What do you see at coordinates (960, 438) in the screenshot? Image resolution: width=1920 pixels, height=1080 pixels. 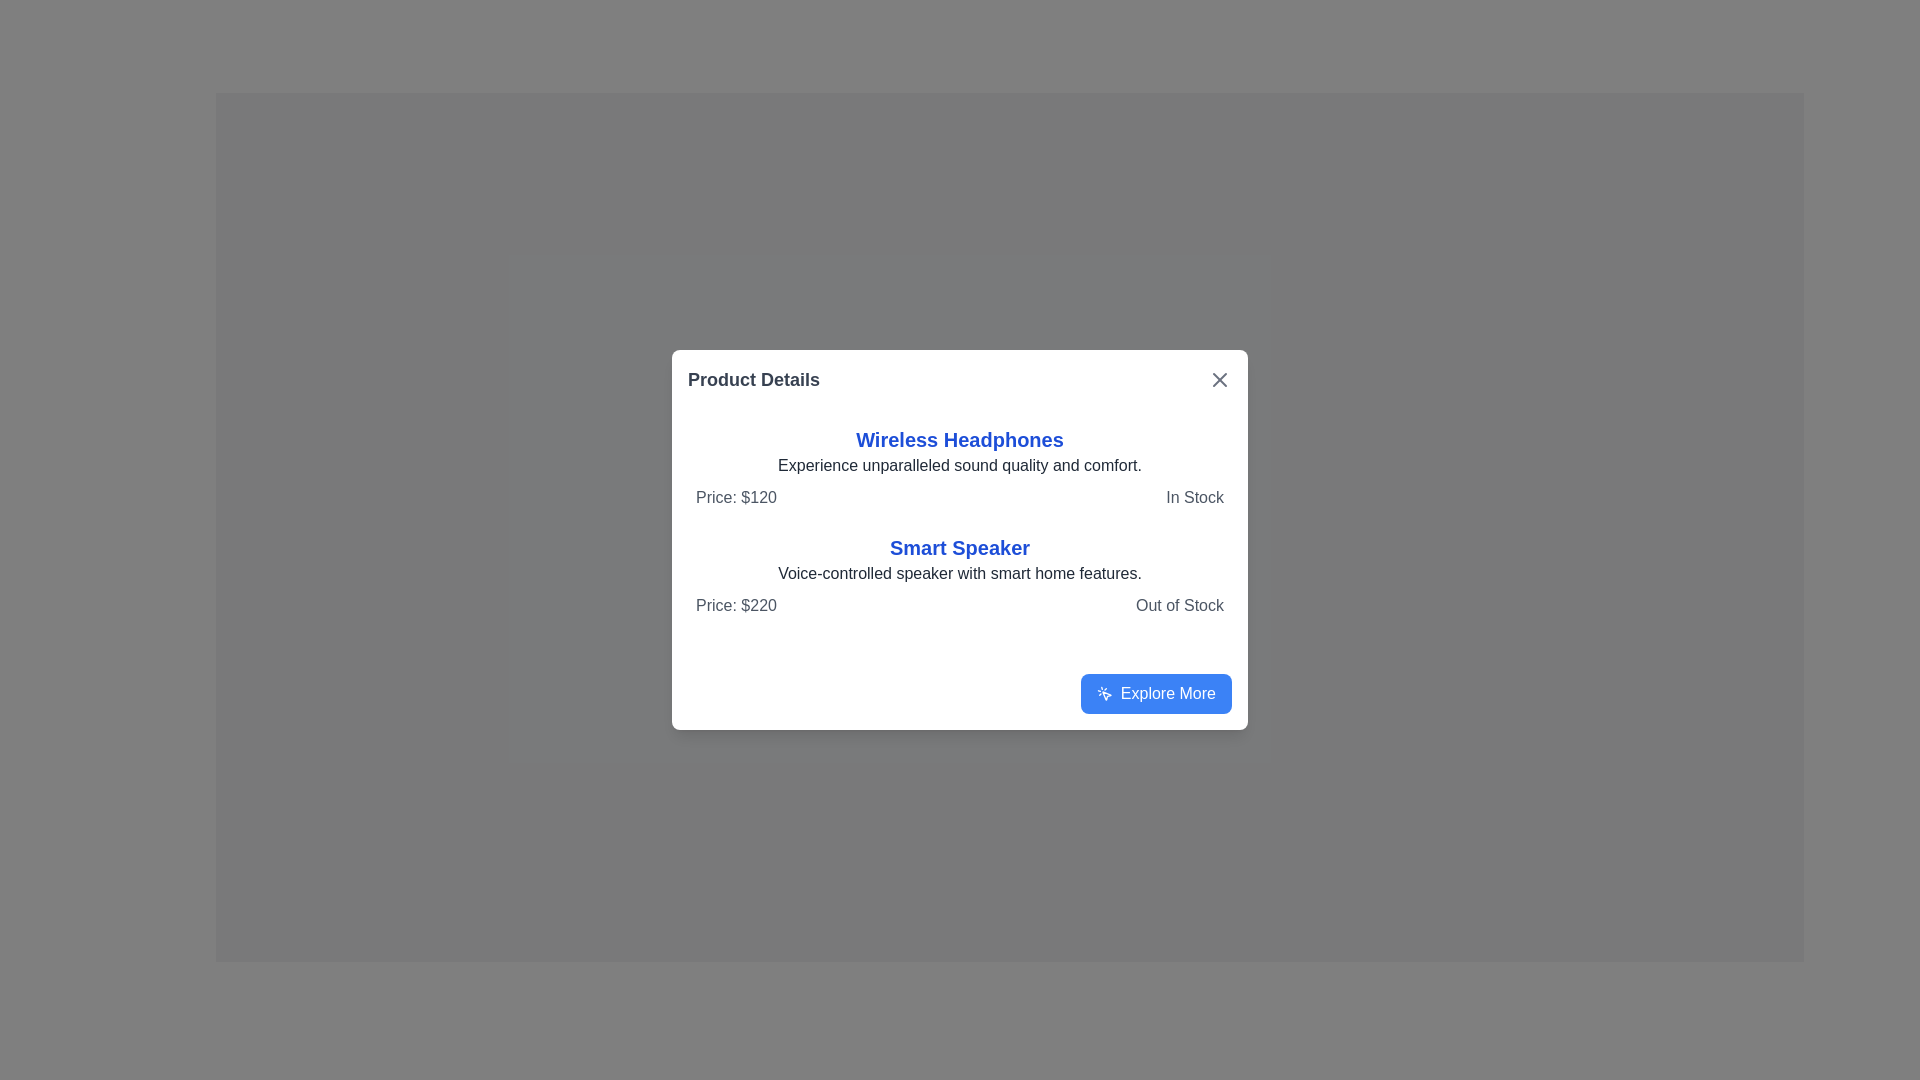 I see `the text label displaying 'Wireless Headphones' which is styled in large, bold, blue font and positioned at the top of the product information section under the heading 'Product Details'` at bounding box center [960, 438].